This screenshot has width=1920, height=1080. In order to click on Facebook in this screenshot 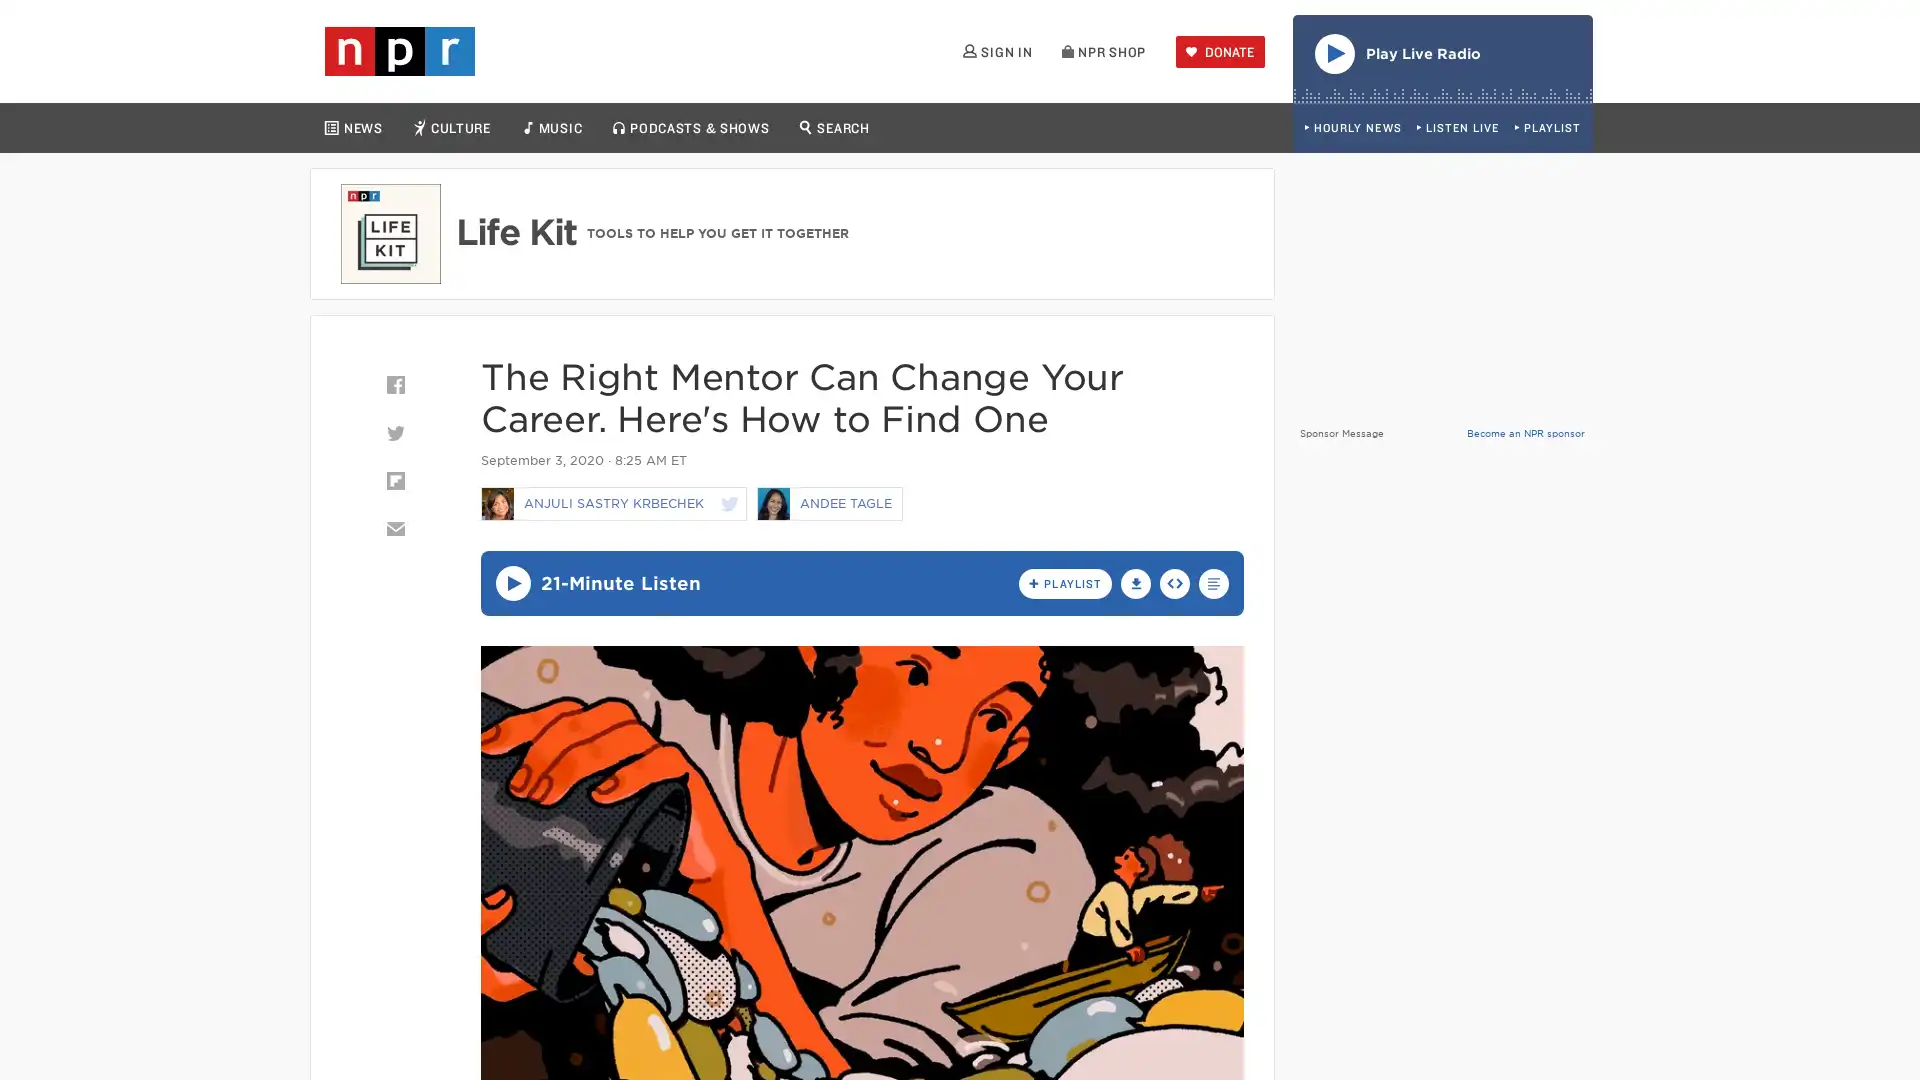, I will do `click(394, 385)`.